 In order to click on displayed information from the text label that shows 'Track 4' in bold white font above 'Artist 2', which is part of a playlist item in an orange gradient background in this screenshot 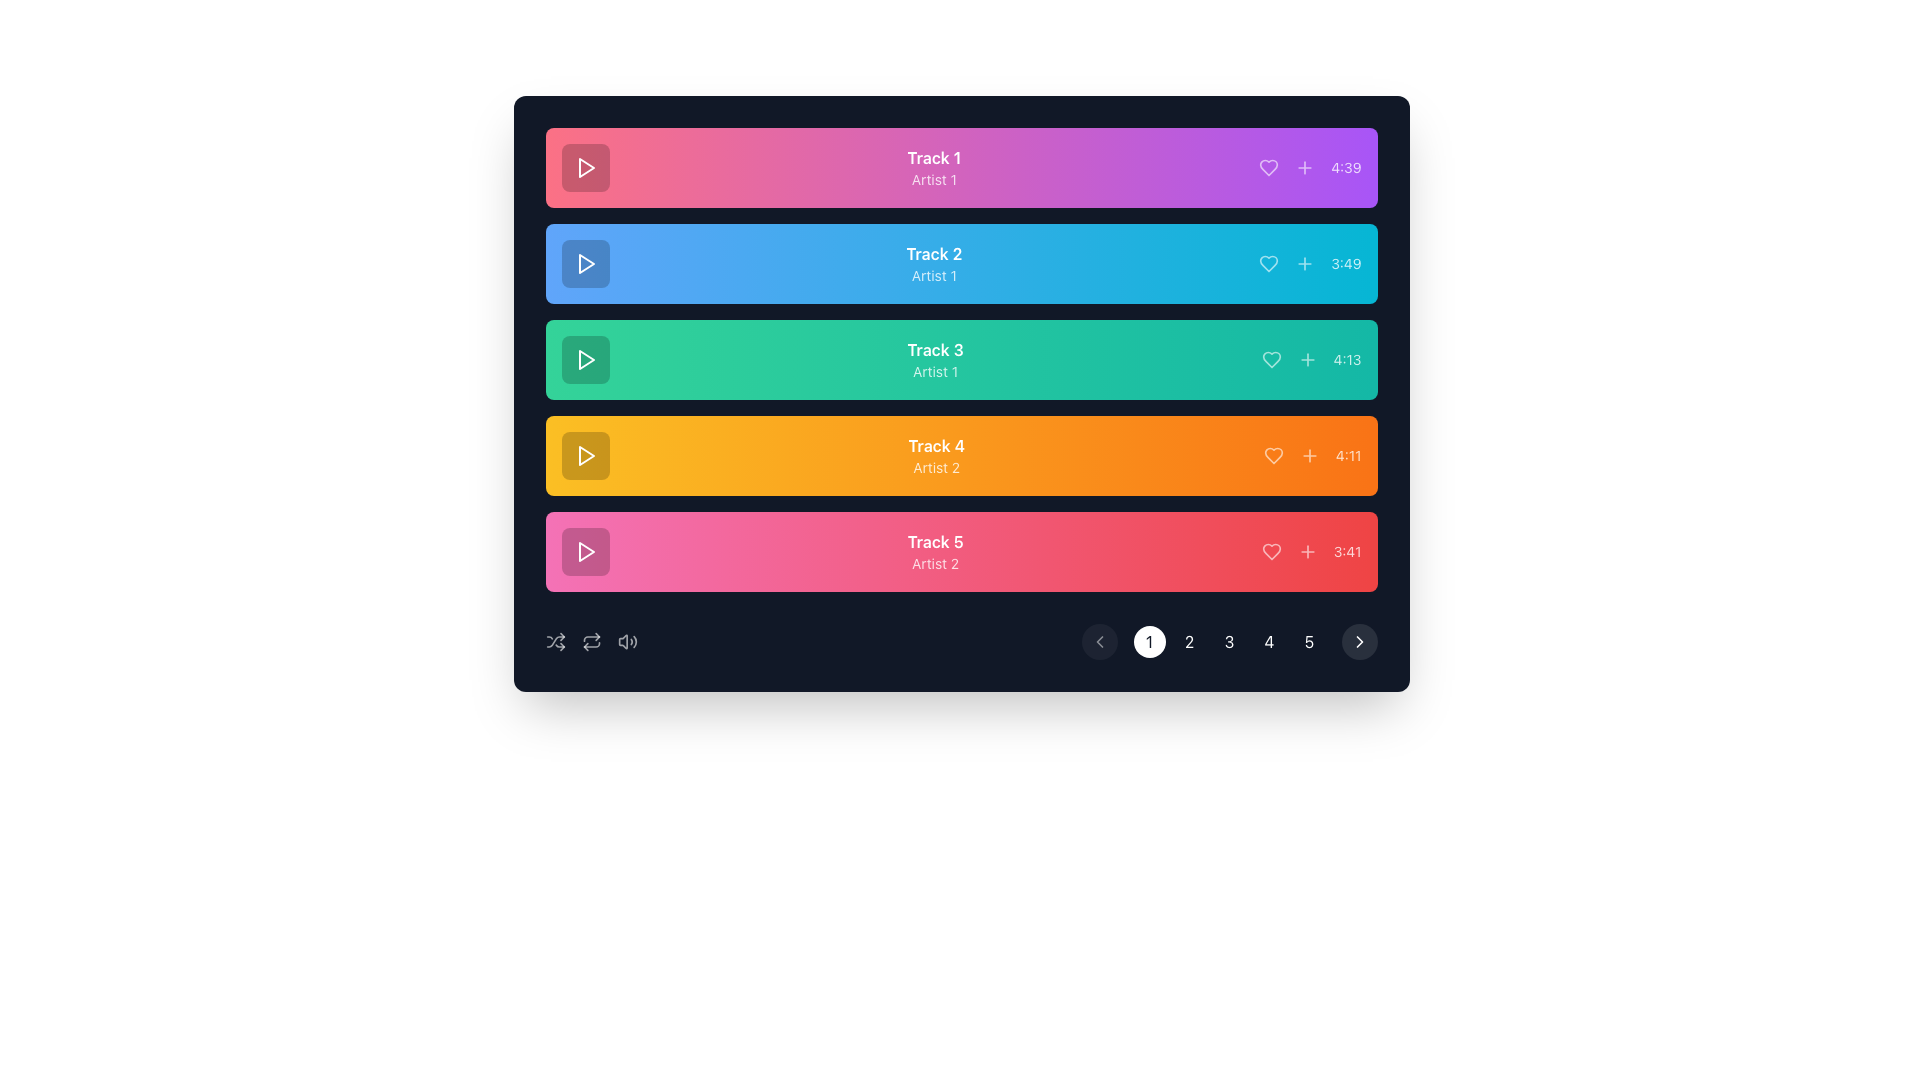, I will do `click(935, 455)`.